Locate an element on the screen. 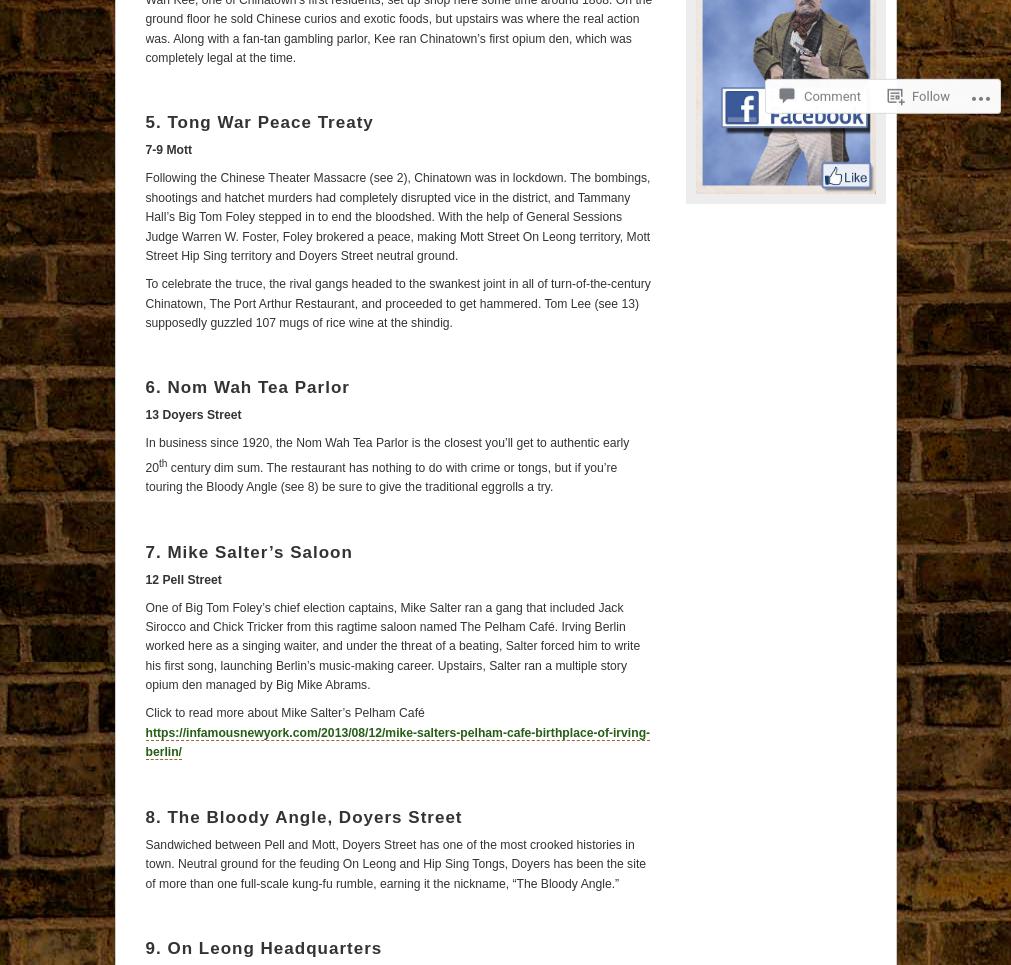  '7. Mike Salter’s Saloon' is located at coordinates (143, 550).